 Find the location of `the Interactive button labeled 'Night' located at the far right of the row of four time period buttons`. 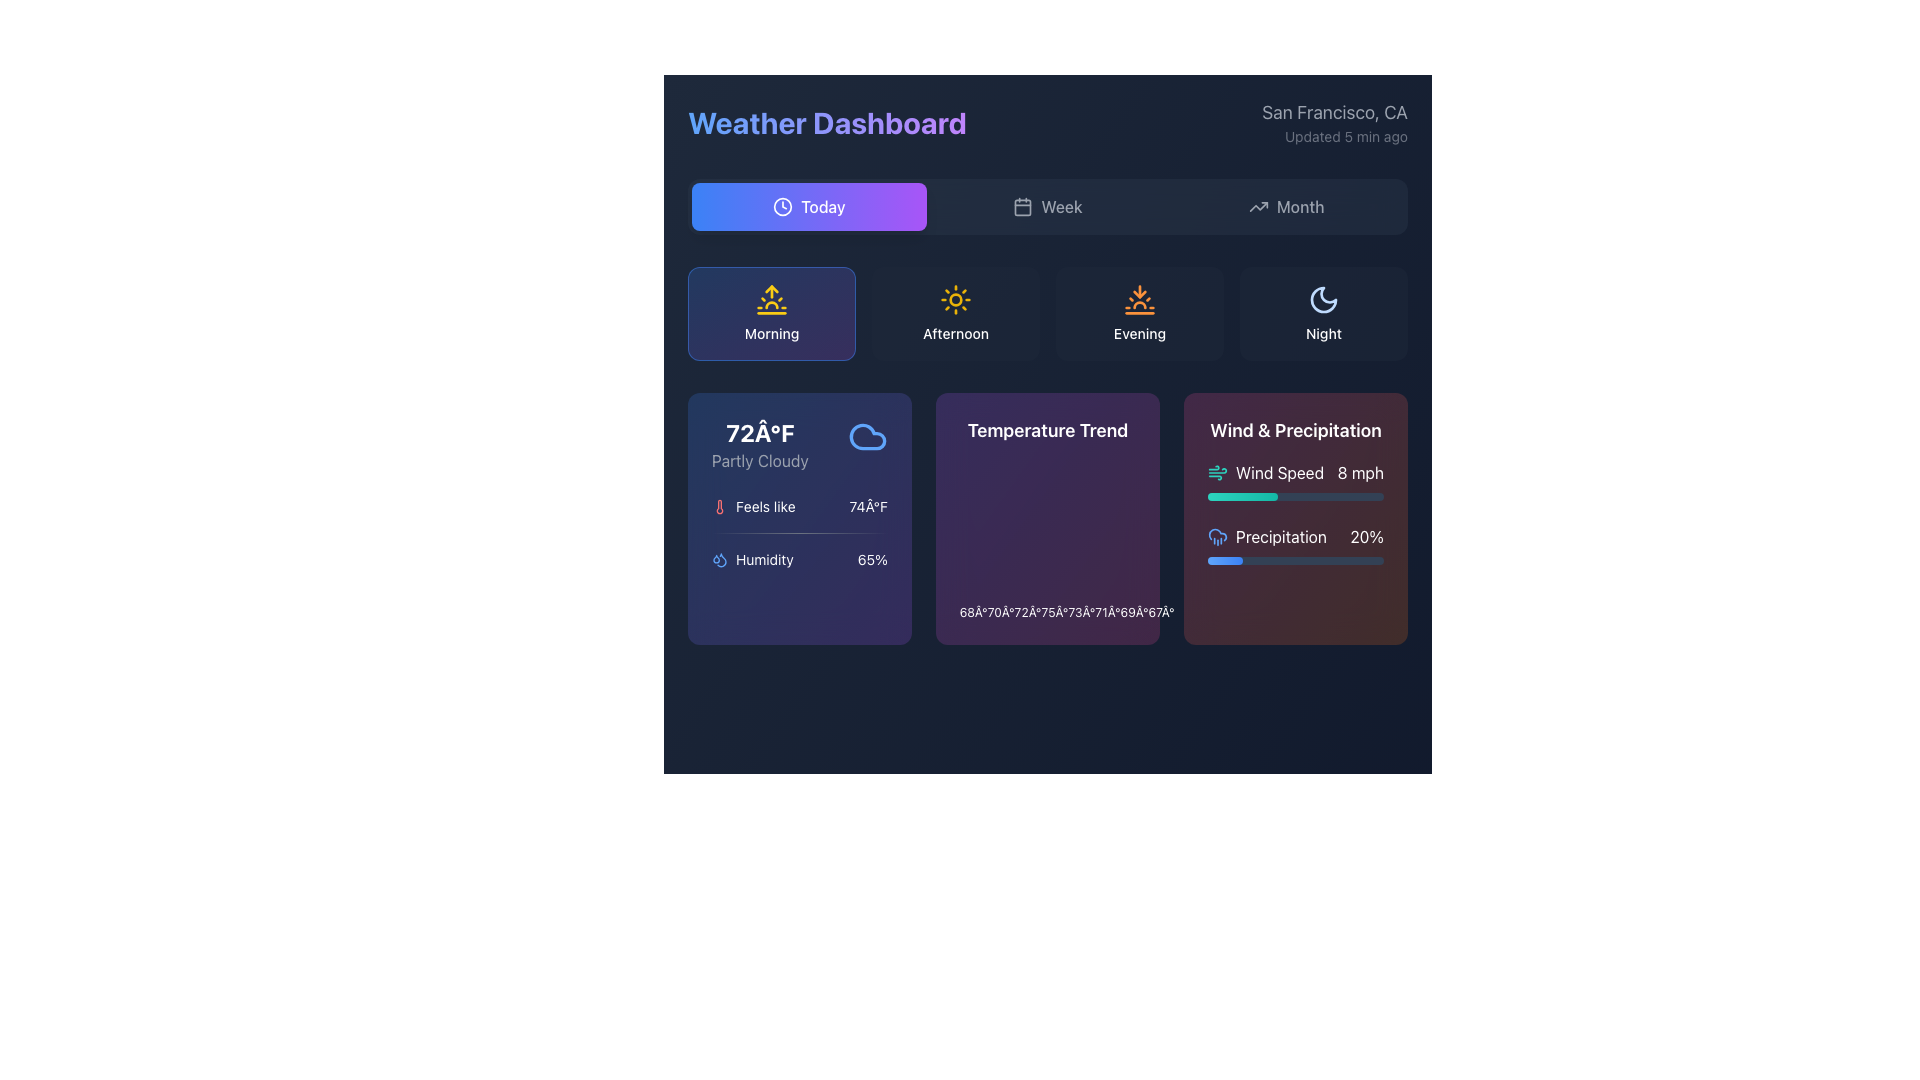

the Interactive button labeled 'Night' located at the far right of the row of four time period buttons is located at coordinates (1324, 313).